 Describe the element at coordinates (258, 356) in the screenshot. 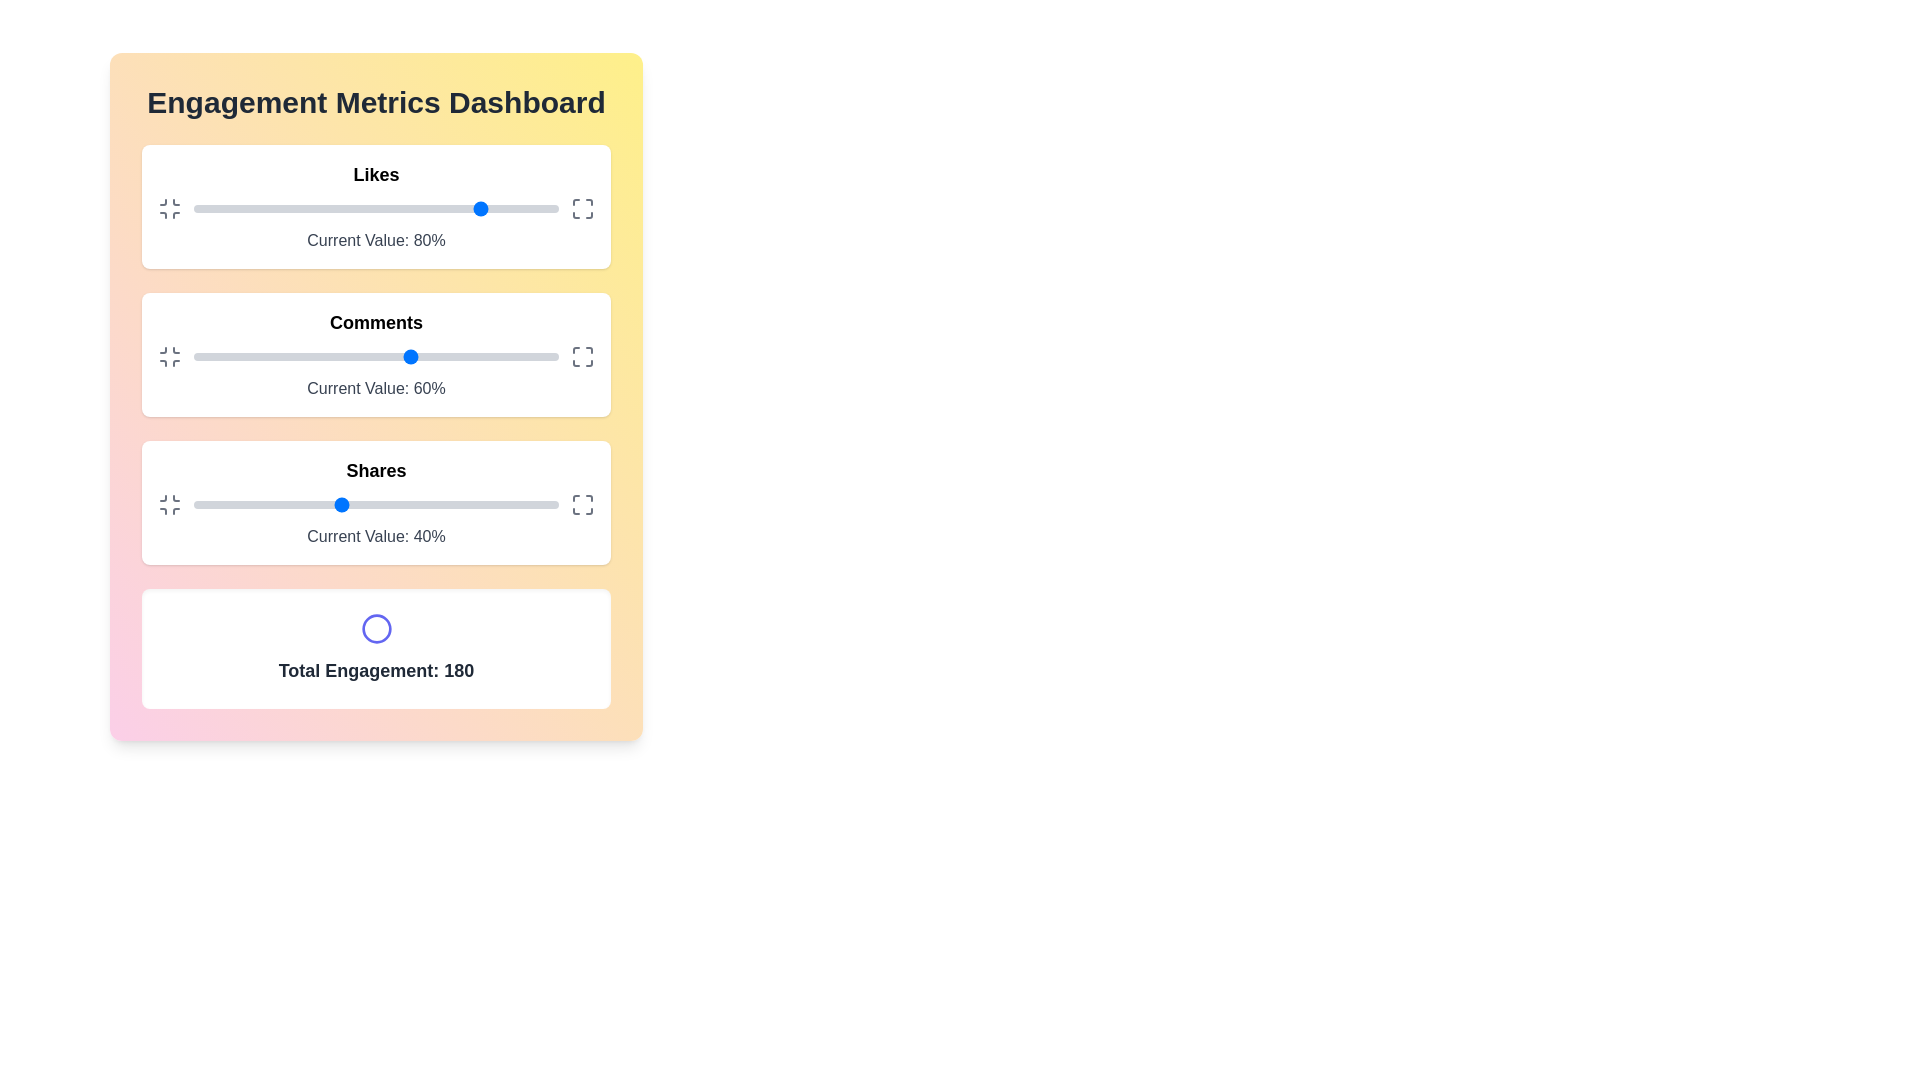

I see `the comments slider` at that location.